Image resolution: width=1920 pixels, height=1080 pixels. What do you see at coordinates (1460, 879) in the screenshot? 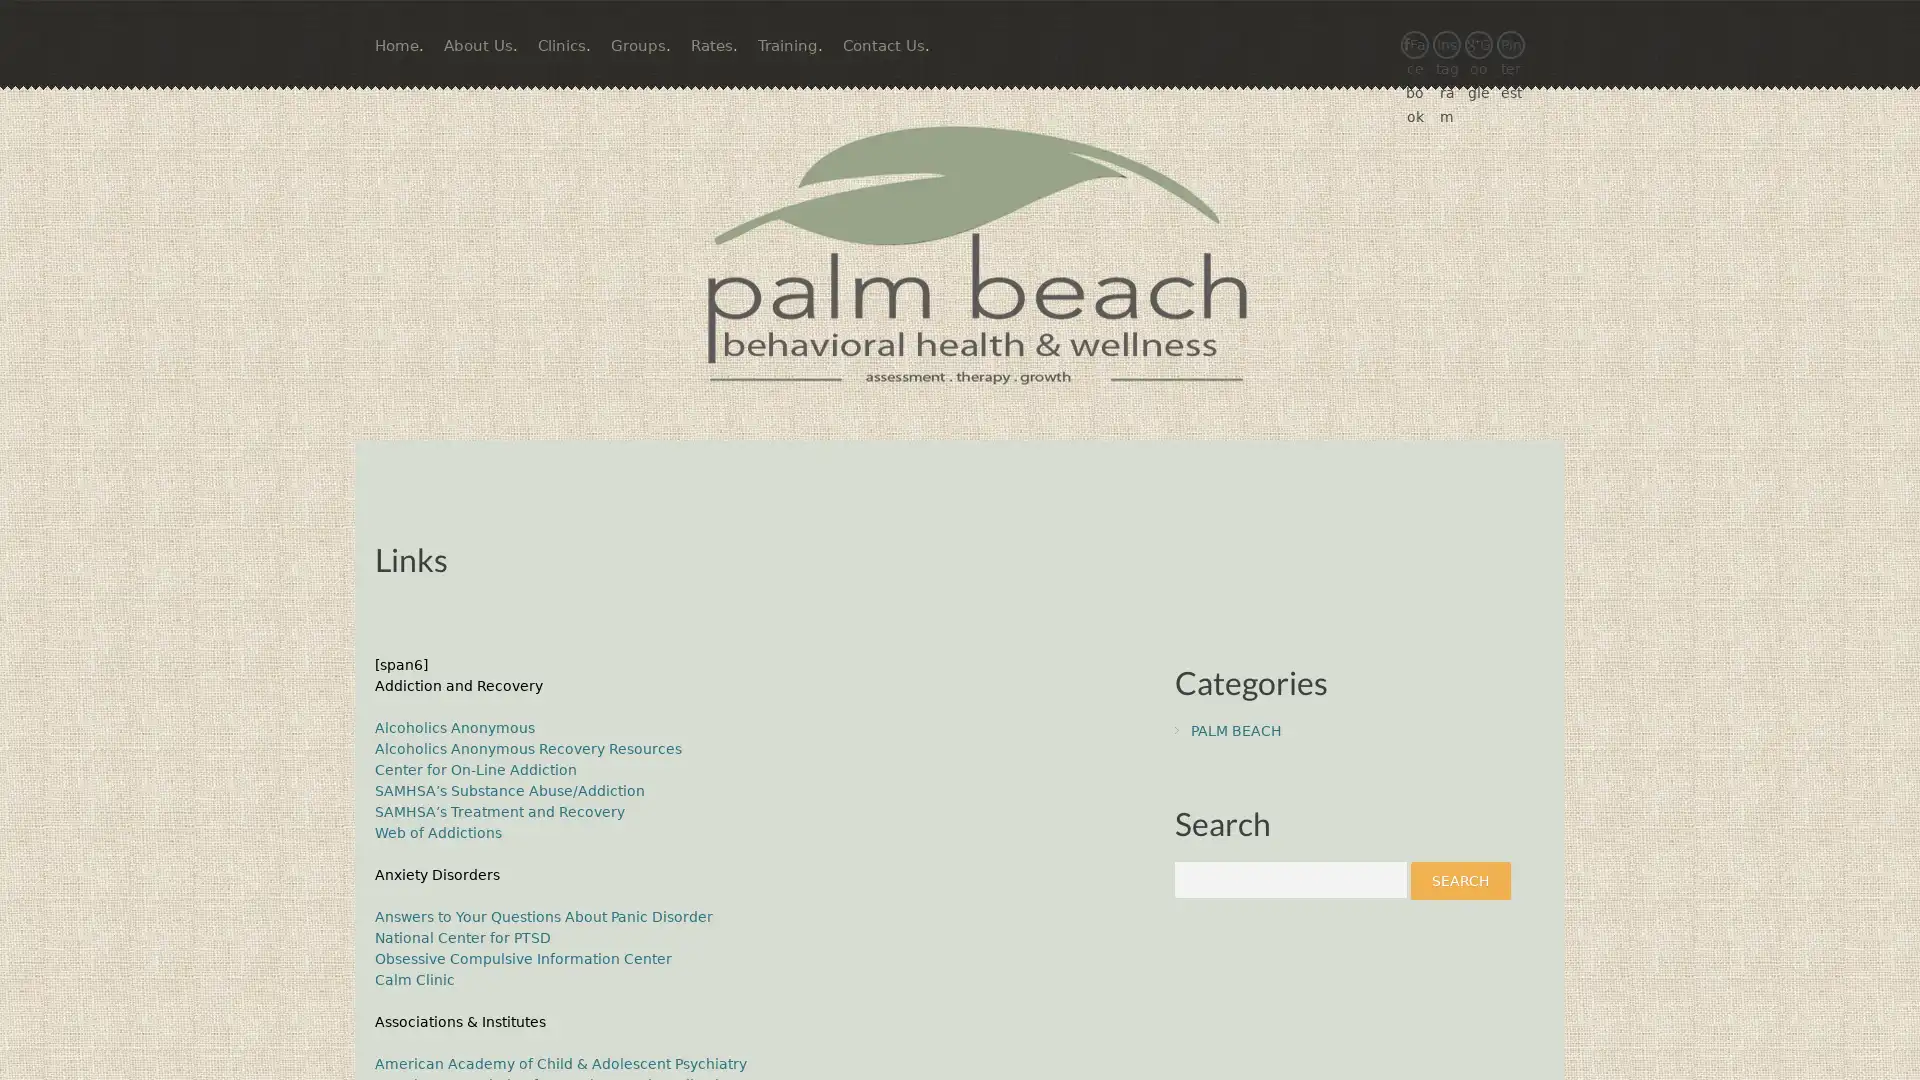
I see `search` at bounding box center [1460, 879].